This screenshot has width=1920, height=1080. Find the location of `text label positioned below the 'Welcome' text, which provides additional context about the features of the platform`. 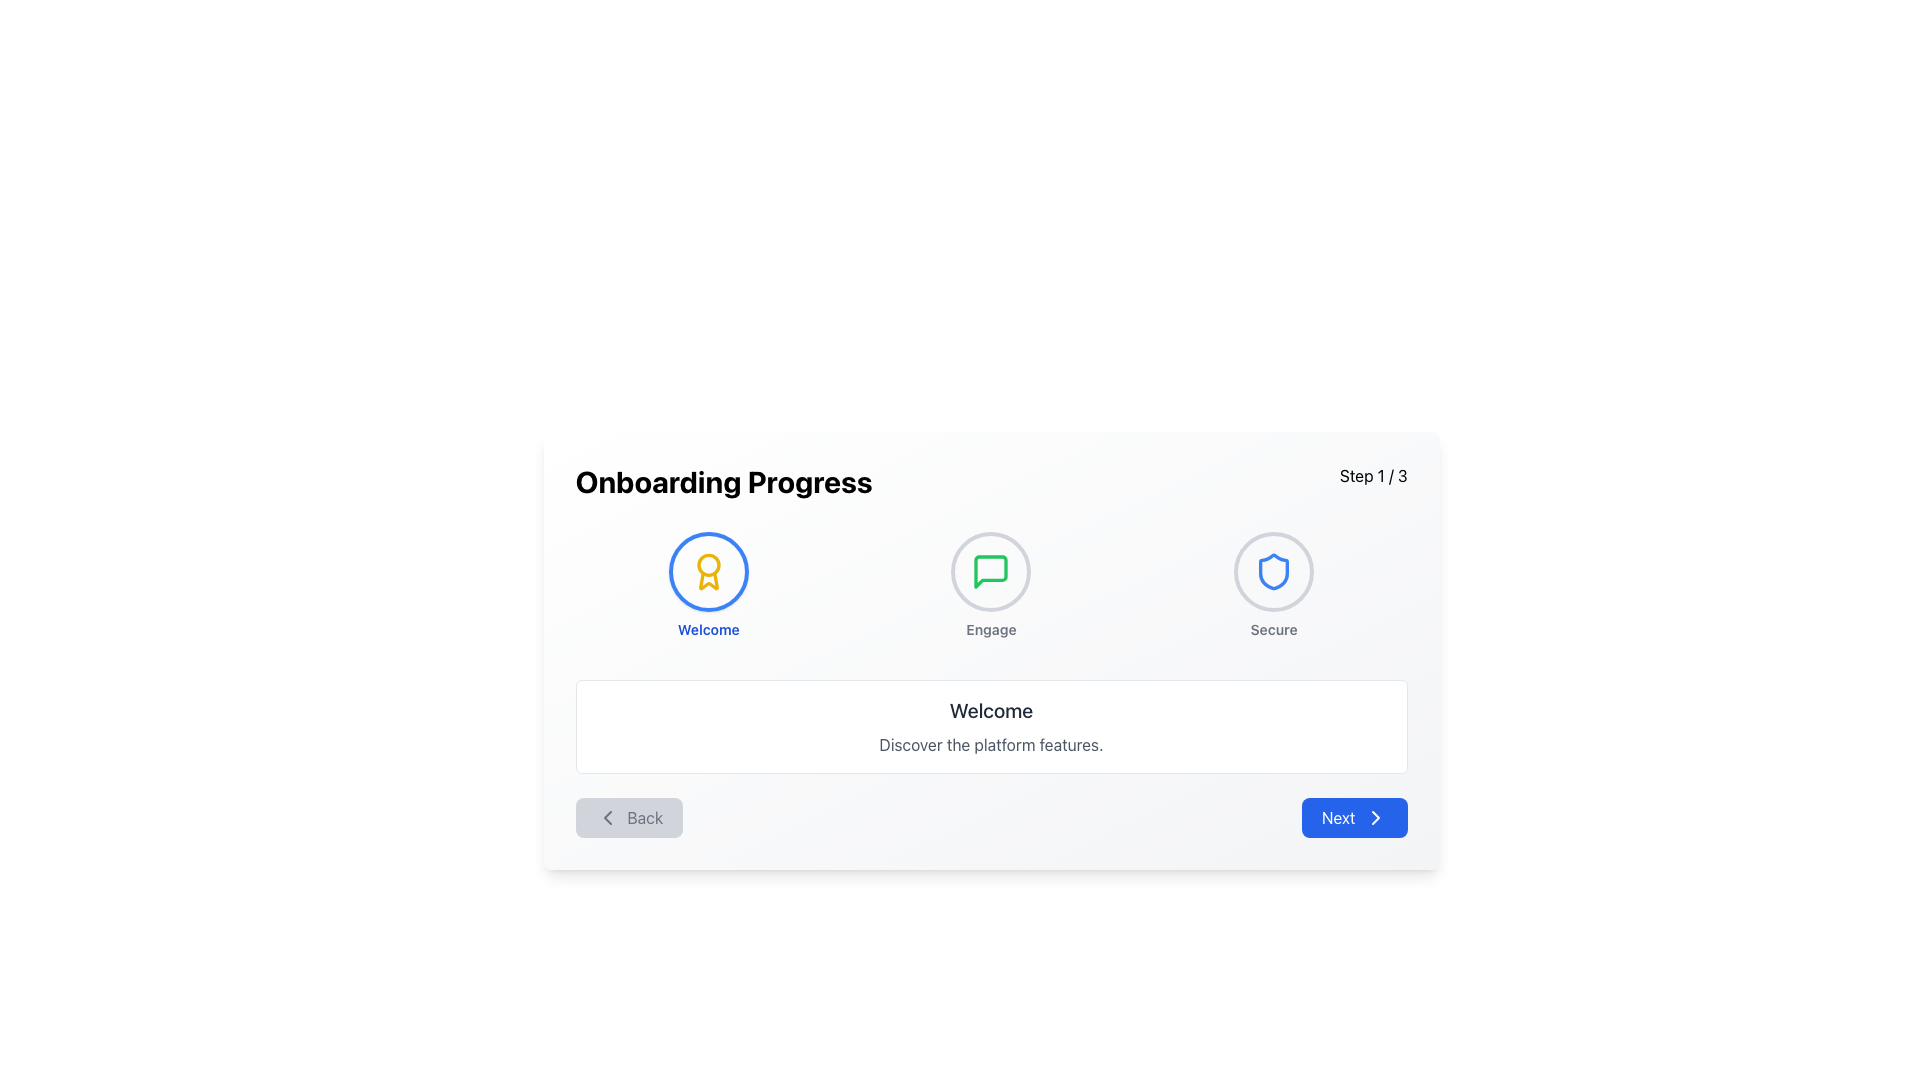

text label positioned below the 'Welcome' text, which provides additional context about the features of the platform is located at coordinates (991, 744).